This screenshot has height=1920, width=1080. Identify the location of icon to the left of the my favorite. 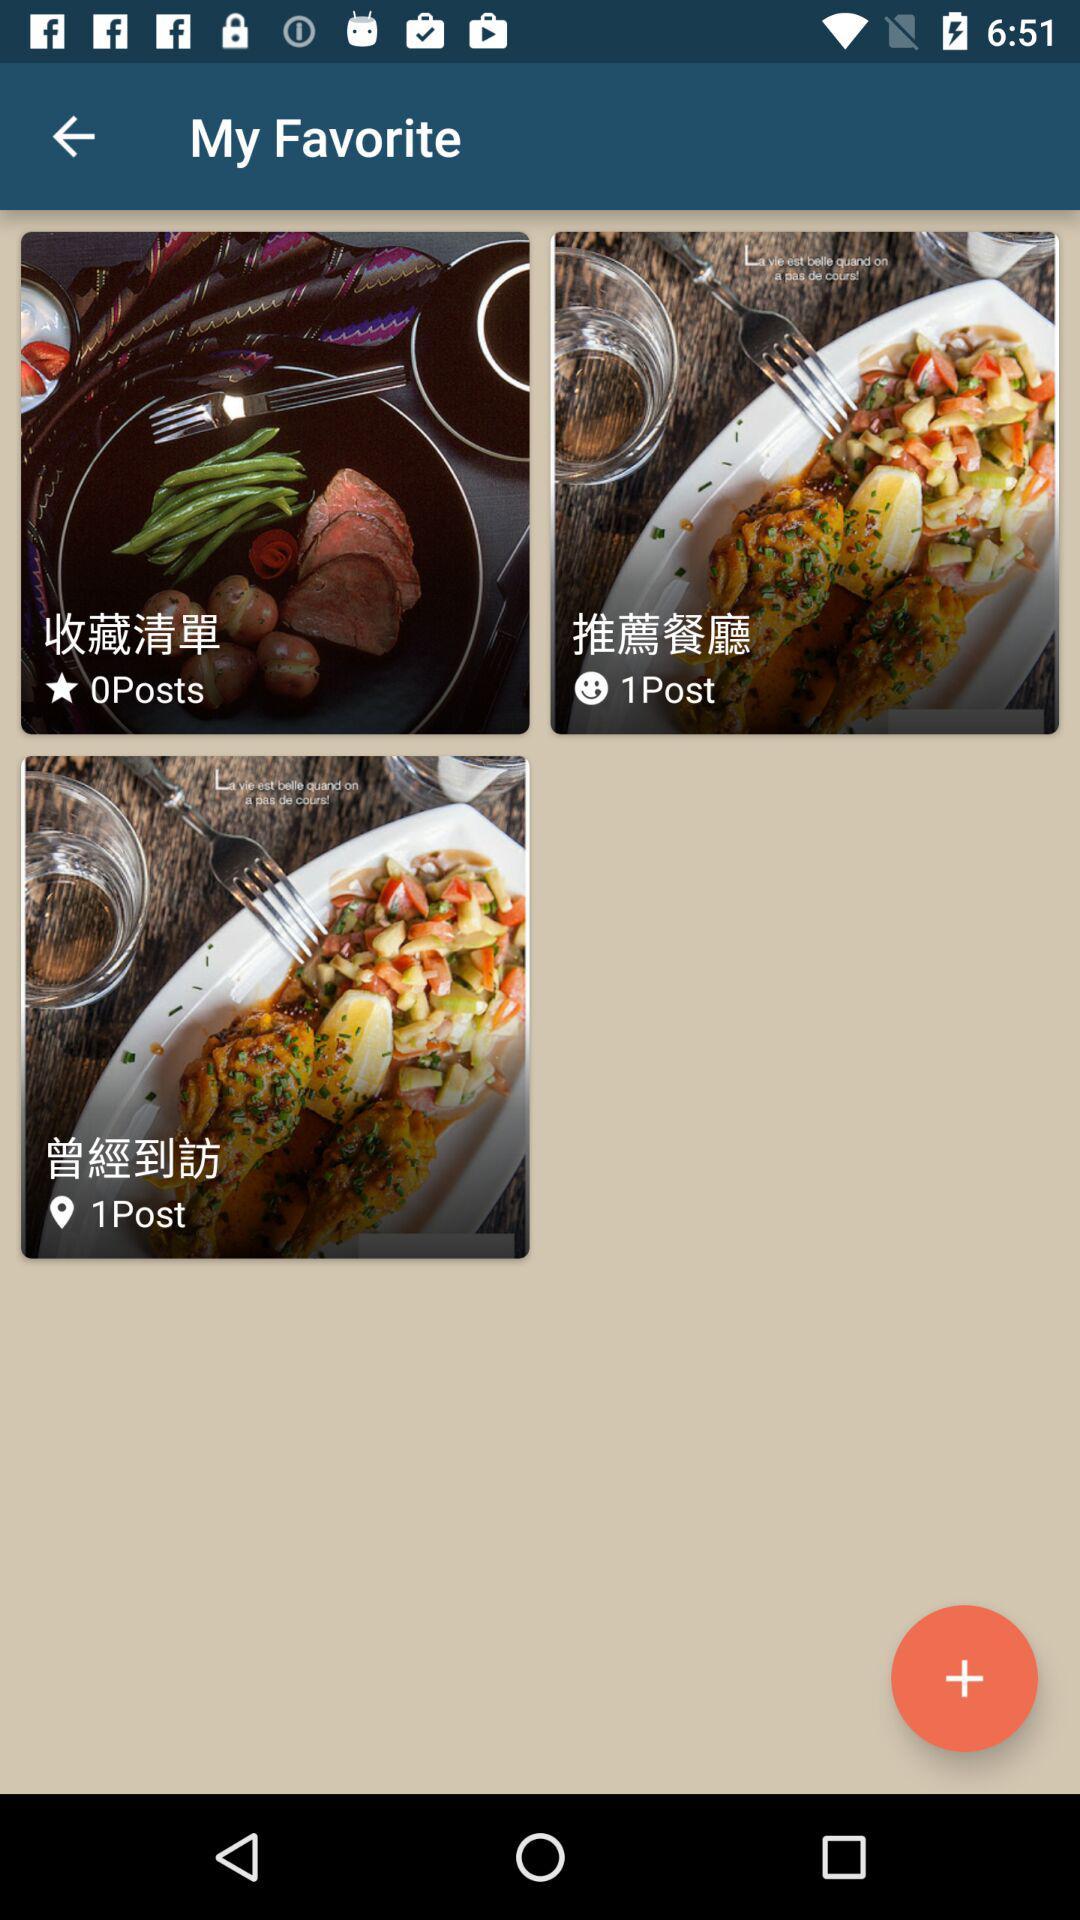
(72, 135).